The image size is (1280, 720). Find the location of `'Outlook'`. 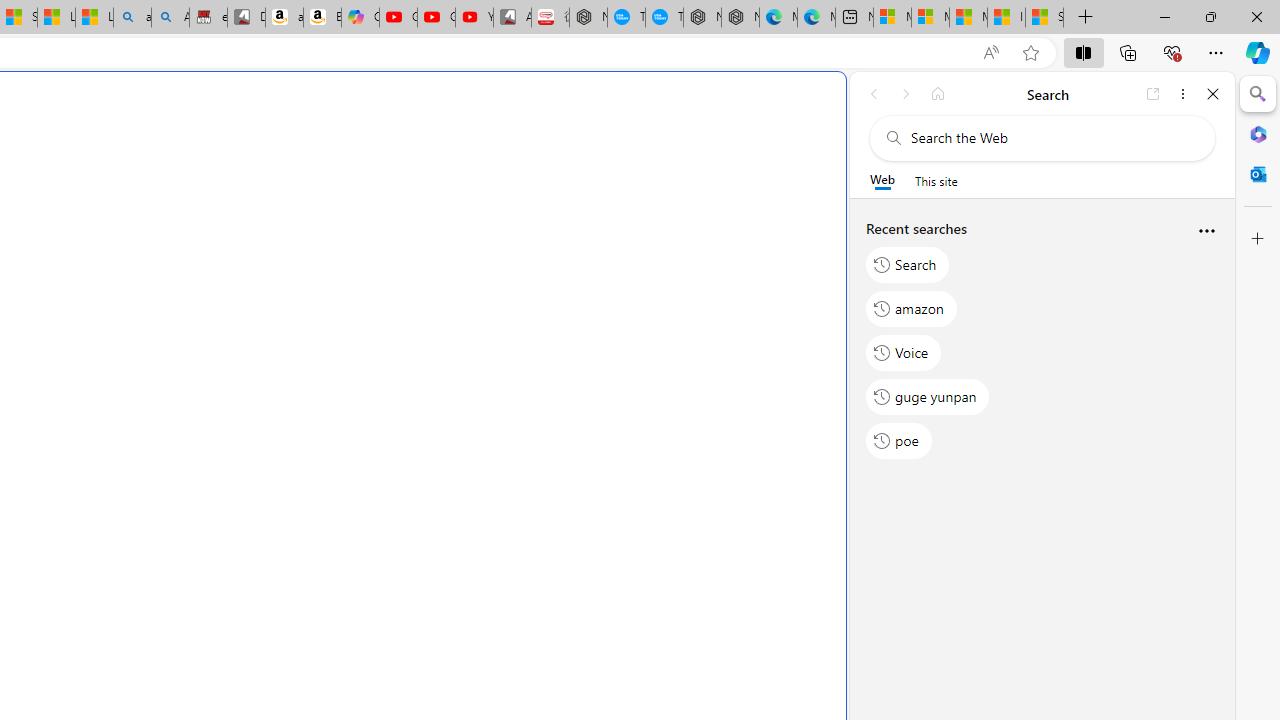

'Outlook' is located at coordinates (1257, 173).